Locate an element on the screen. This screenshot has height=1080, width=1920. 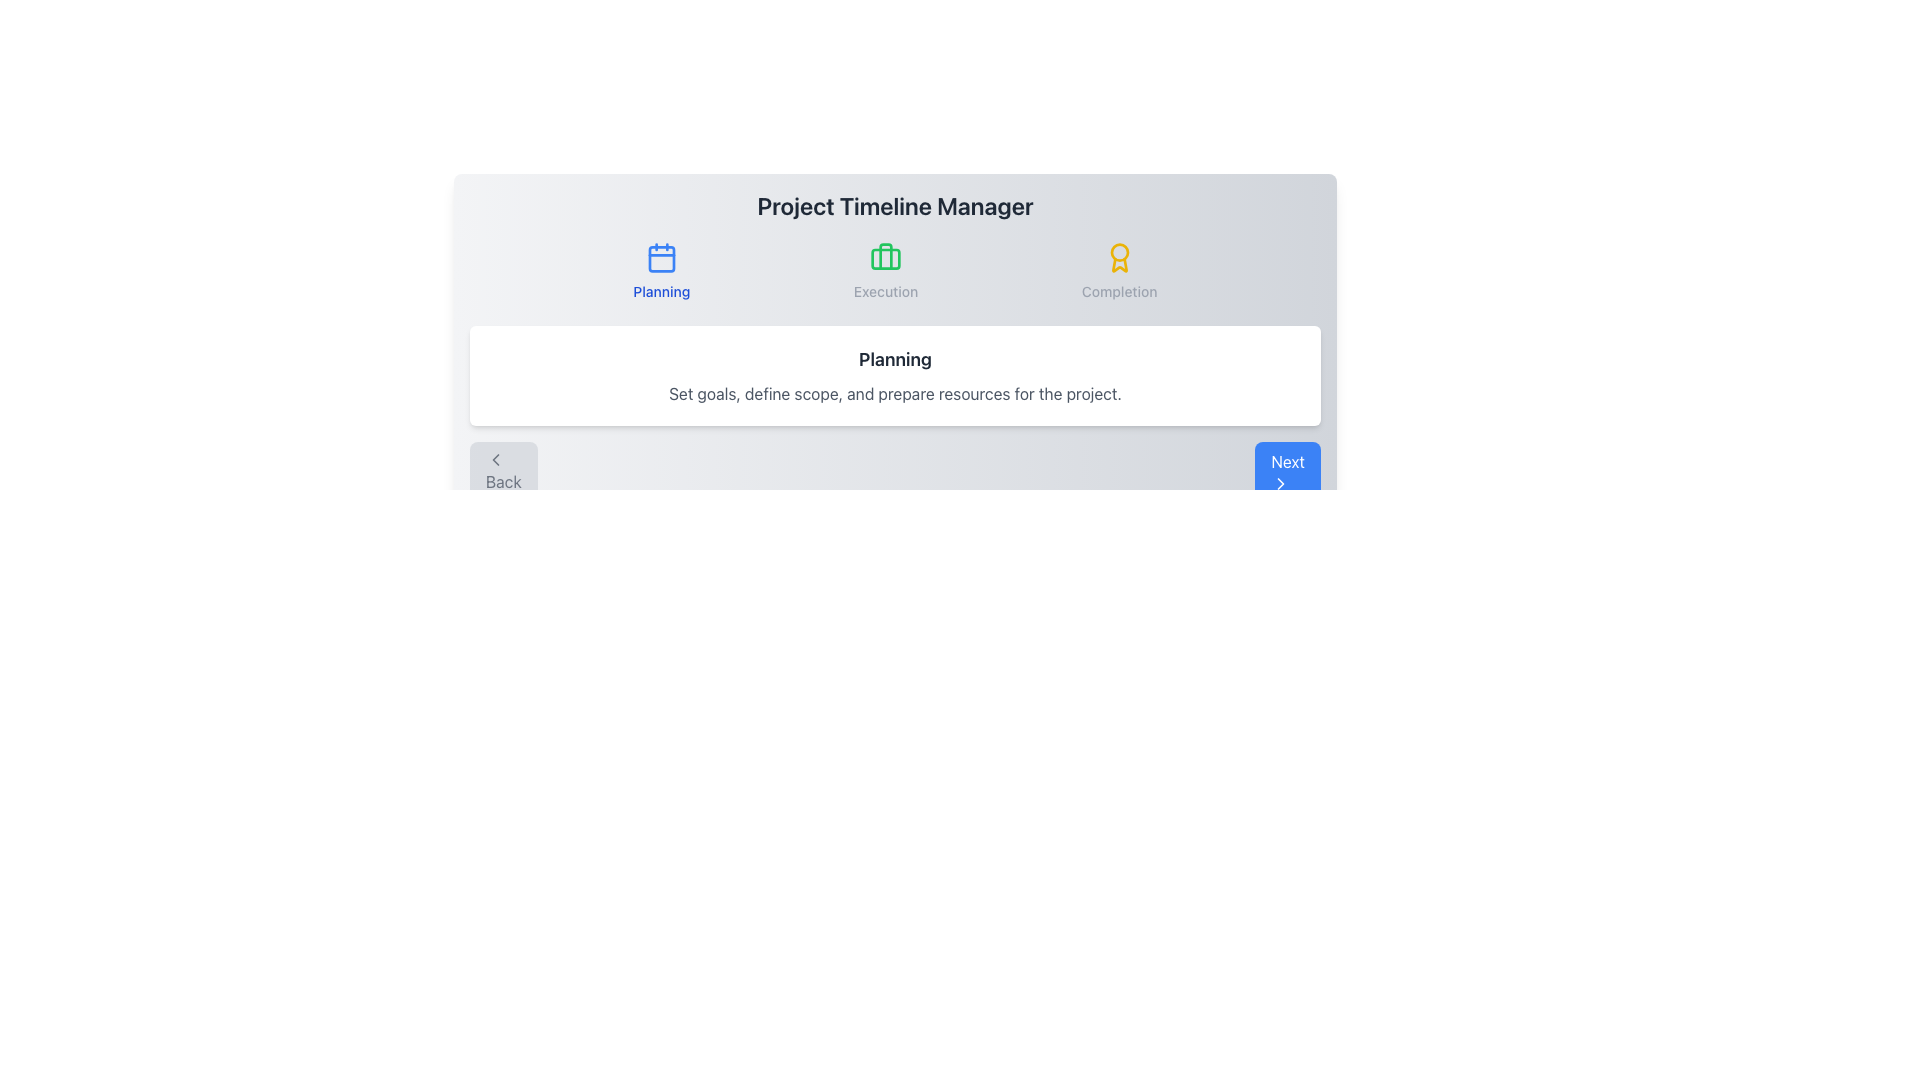
the static text label displaying 'Execution', which is the middle label under the icons for 'Planning' and 'Completion' is located at coordinates (885, 292).